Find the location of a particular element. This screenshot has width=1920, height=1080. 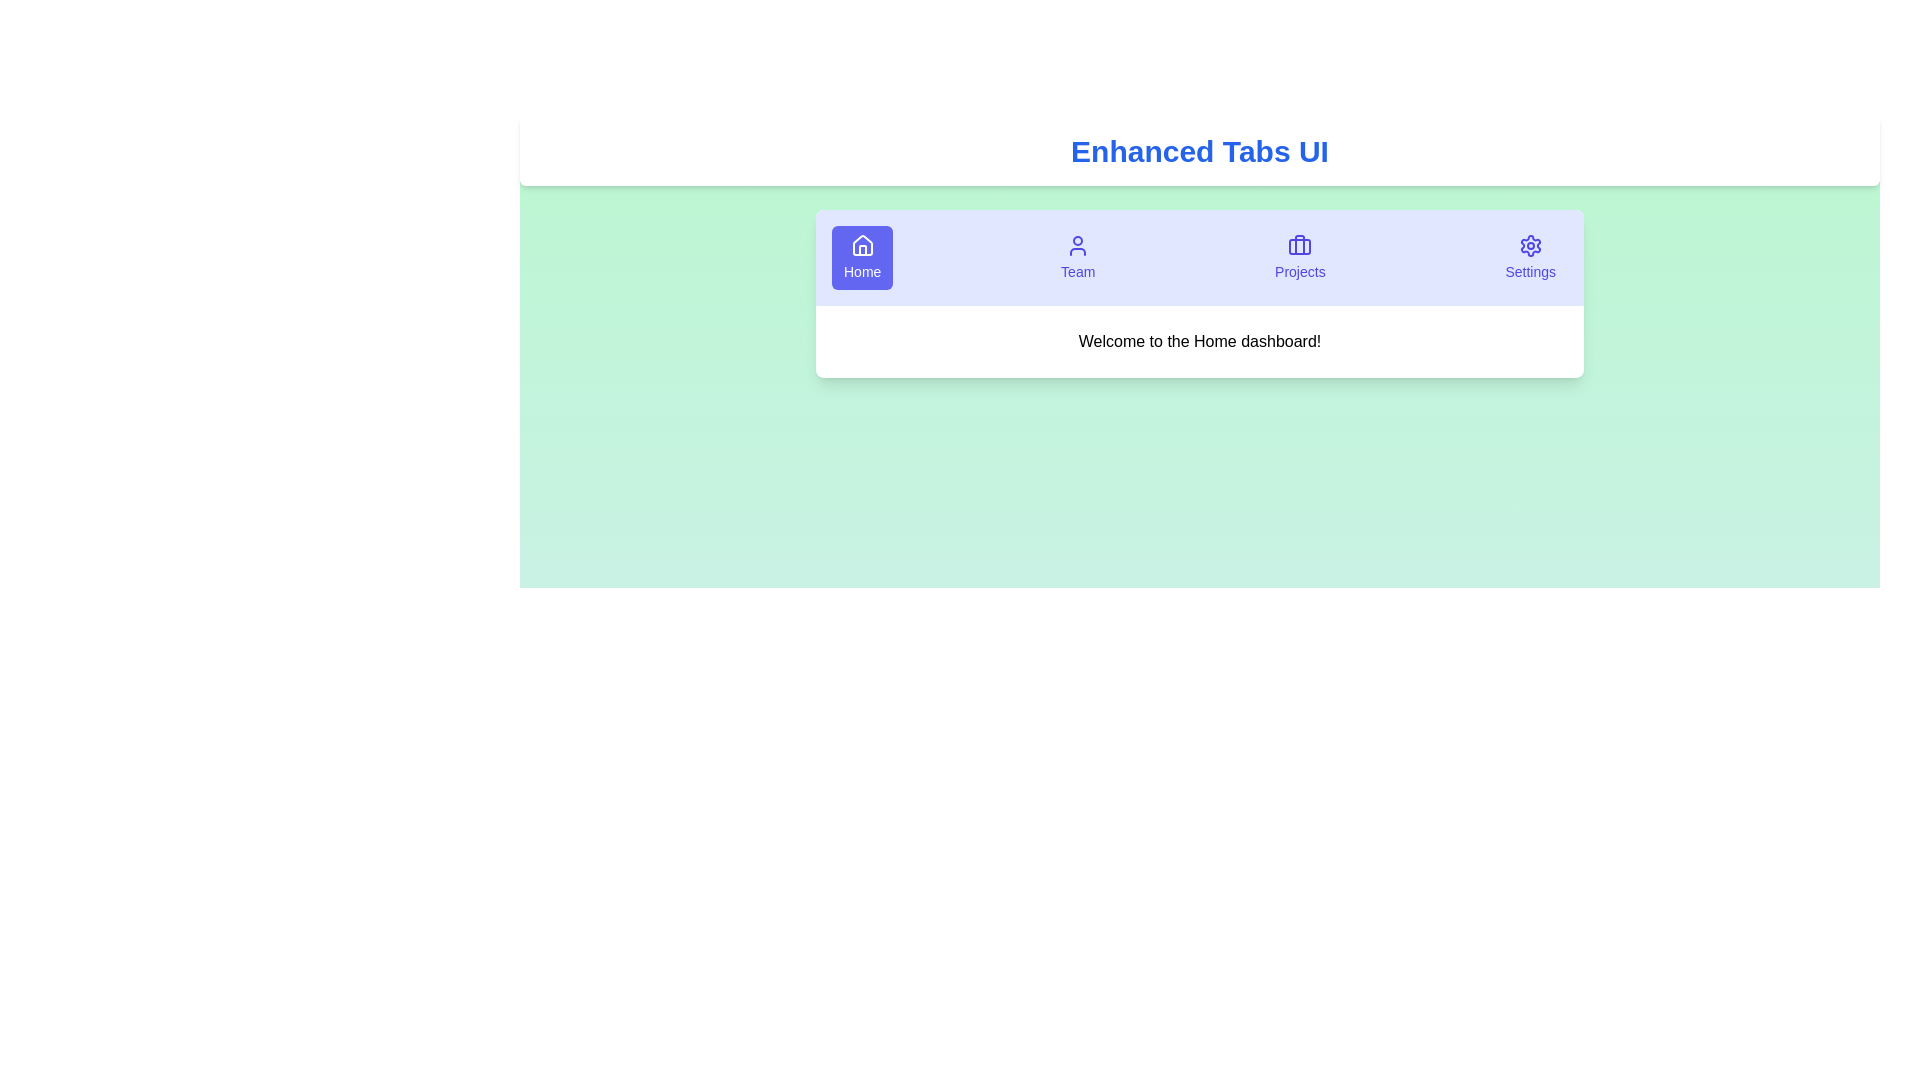

the blue cogwheel icon in the settings tab on the rightmost side of the navigation bar is located at coordinates (1529, 245).